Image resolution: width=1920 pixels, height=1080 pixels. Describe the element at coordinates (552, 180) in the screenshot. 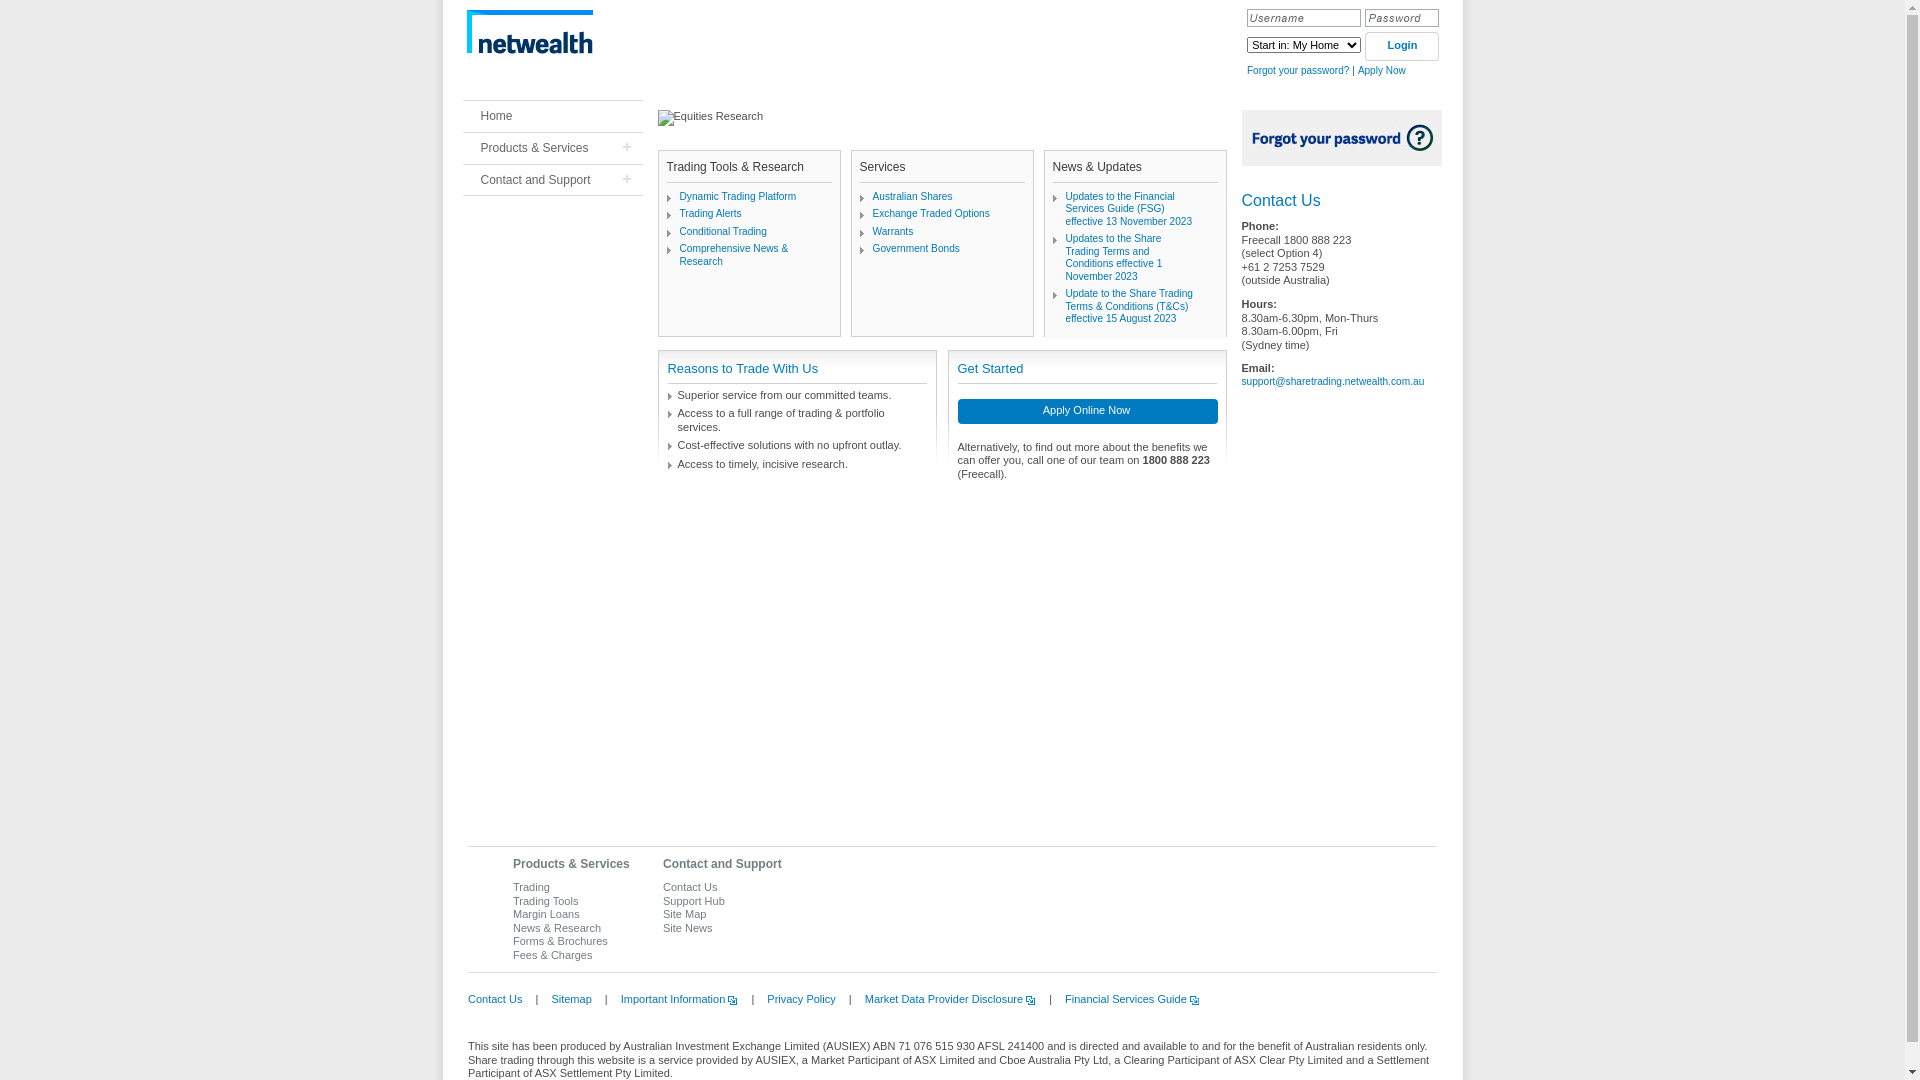

I see `'Contact and Support'` at that location.